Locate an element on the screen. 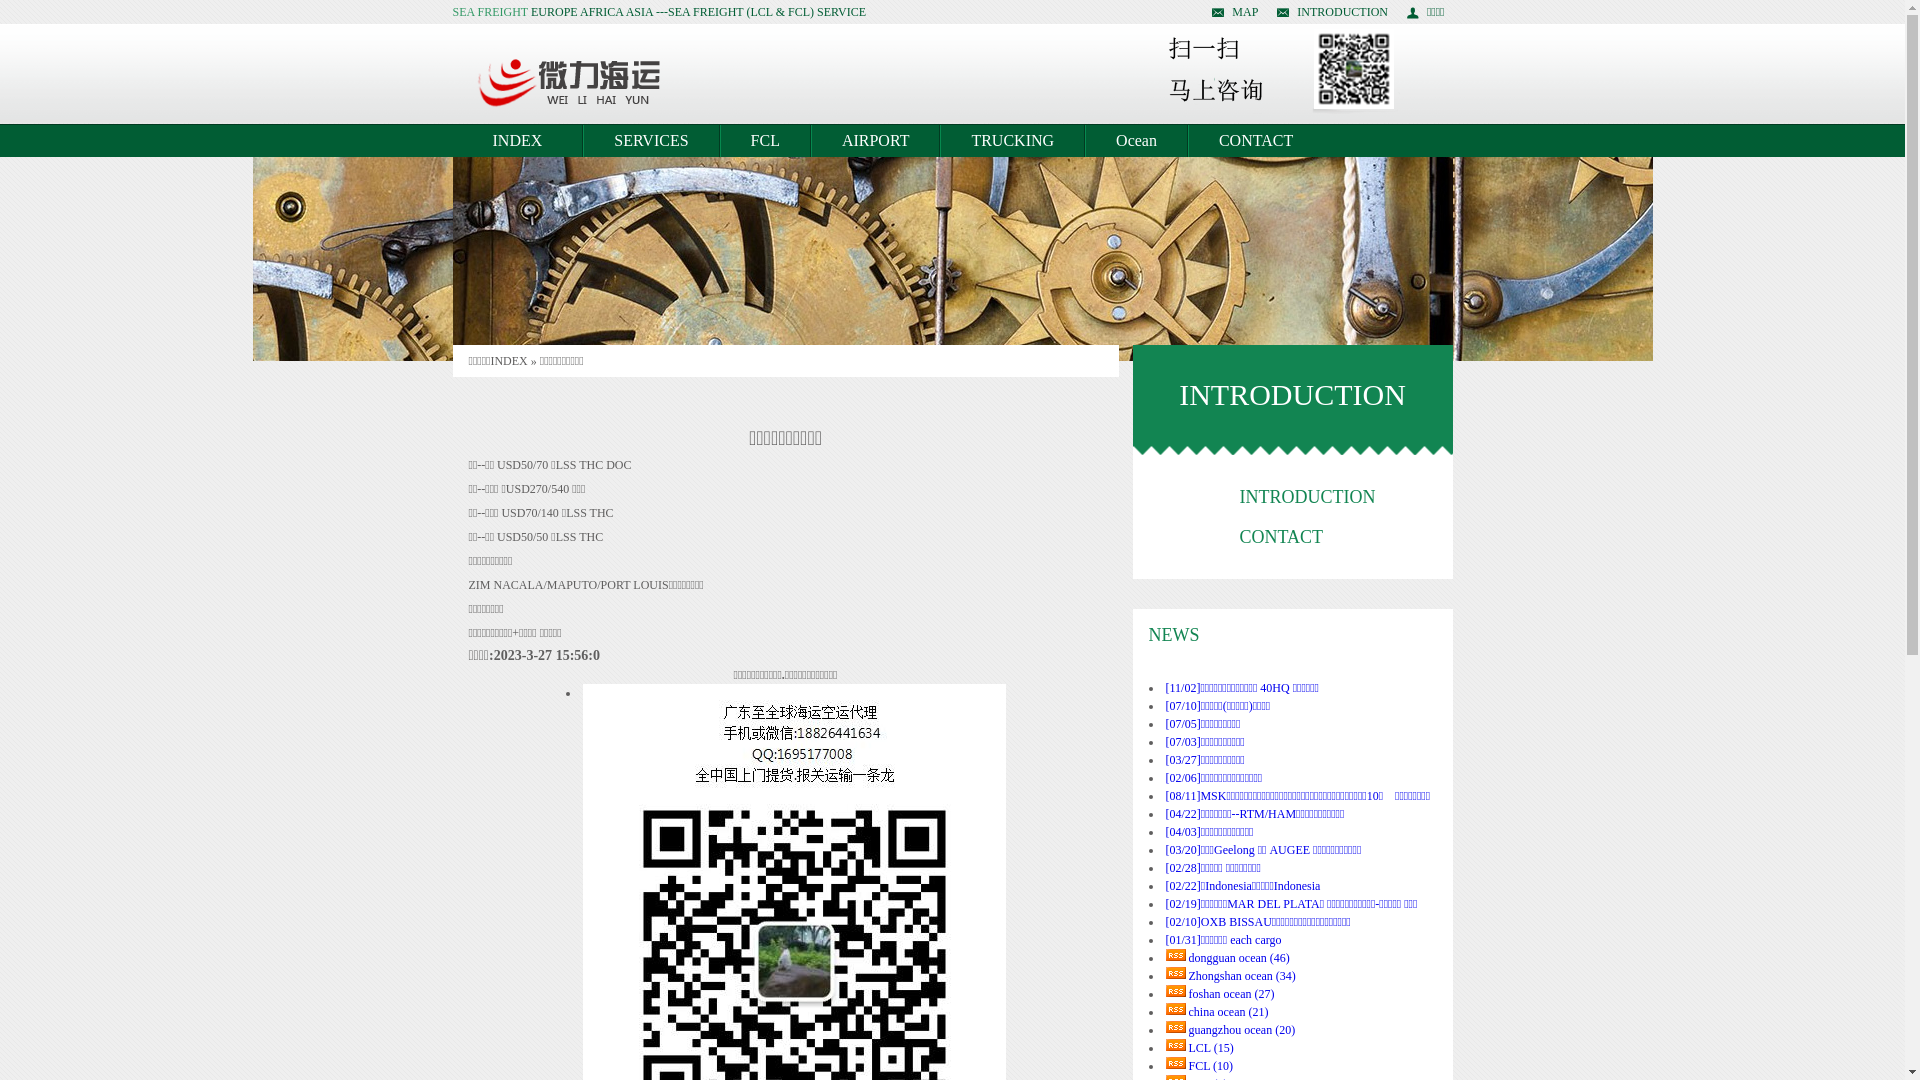  'guangzhou ocean (20)' is located at coordinates (1240, 1029).